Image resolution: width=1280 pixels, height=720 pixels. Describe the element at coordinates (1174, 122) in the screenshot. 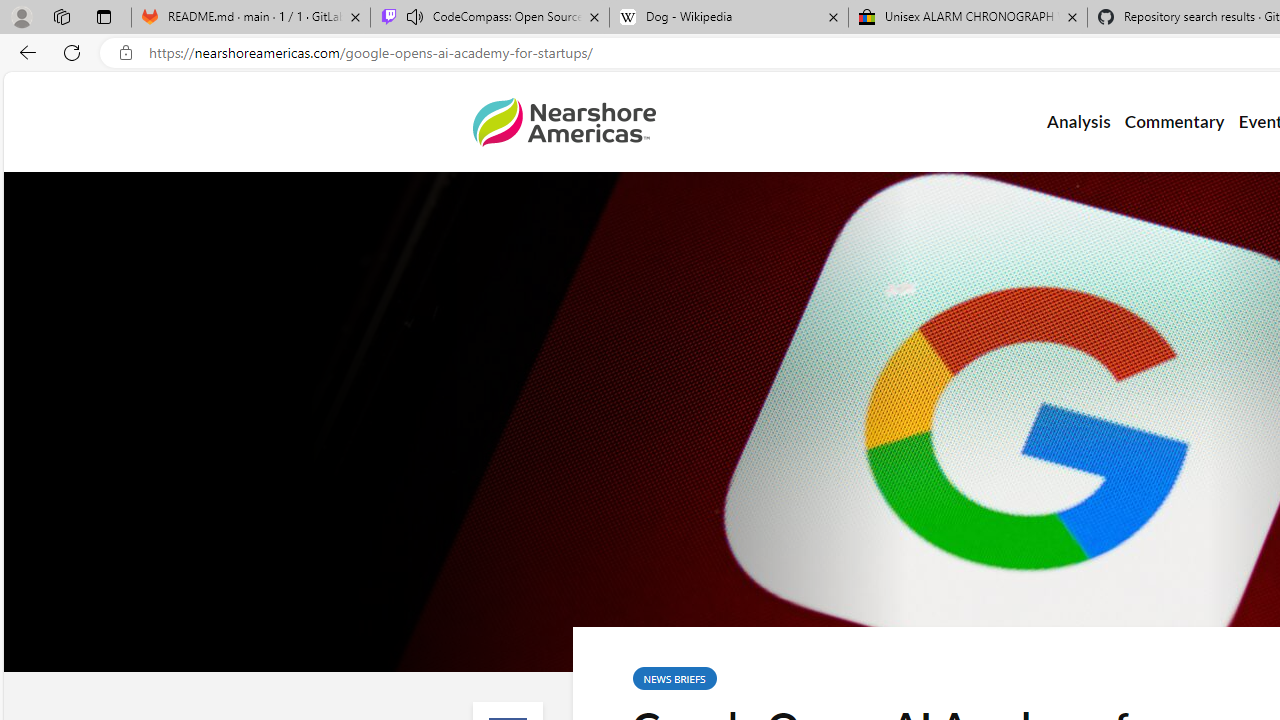

I see `'Commentary'` at that location.